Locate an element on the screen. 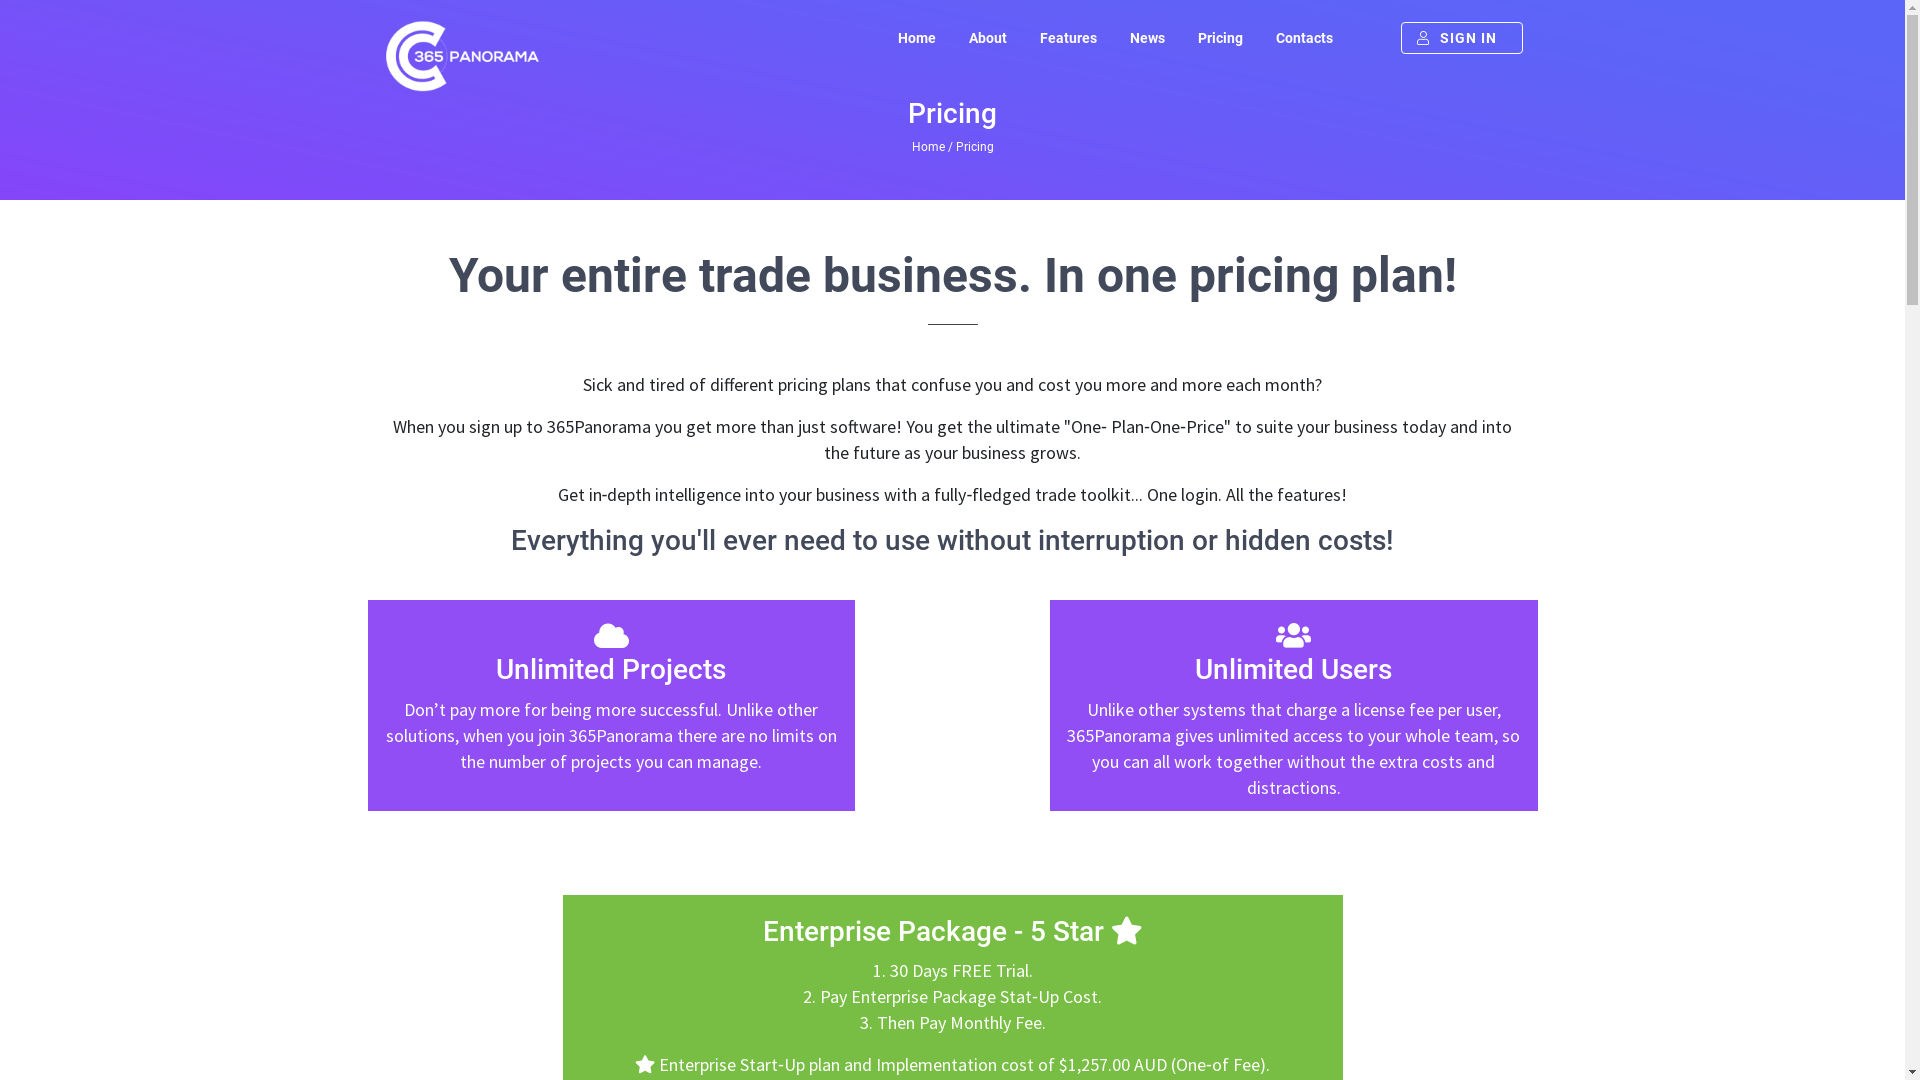 Image resolution: width=1920 pixels, height=1080 pixels. 'Pricing' is located at coordinates (1218, 38).